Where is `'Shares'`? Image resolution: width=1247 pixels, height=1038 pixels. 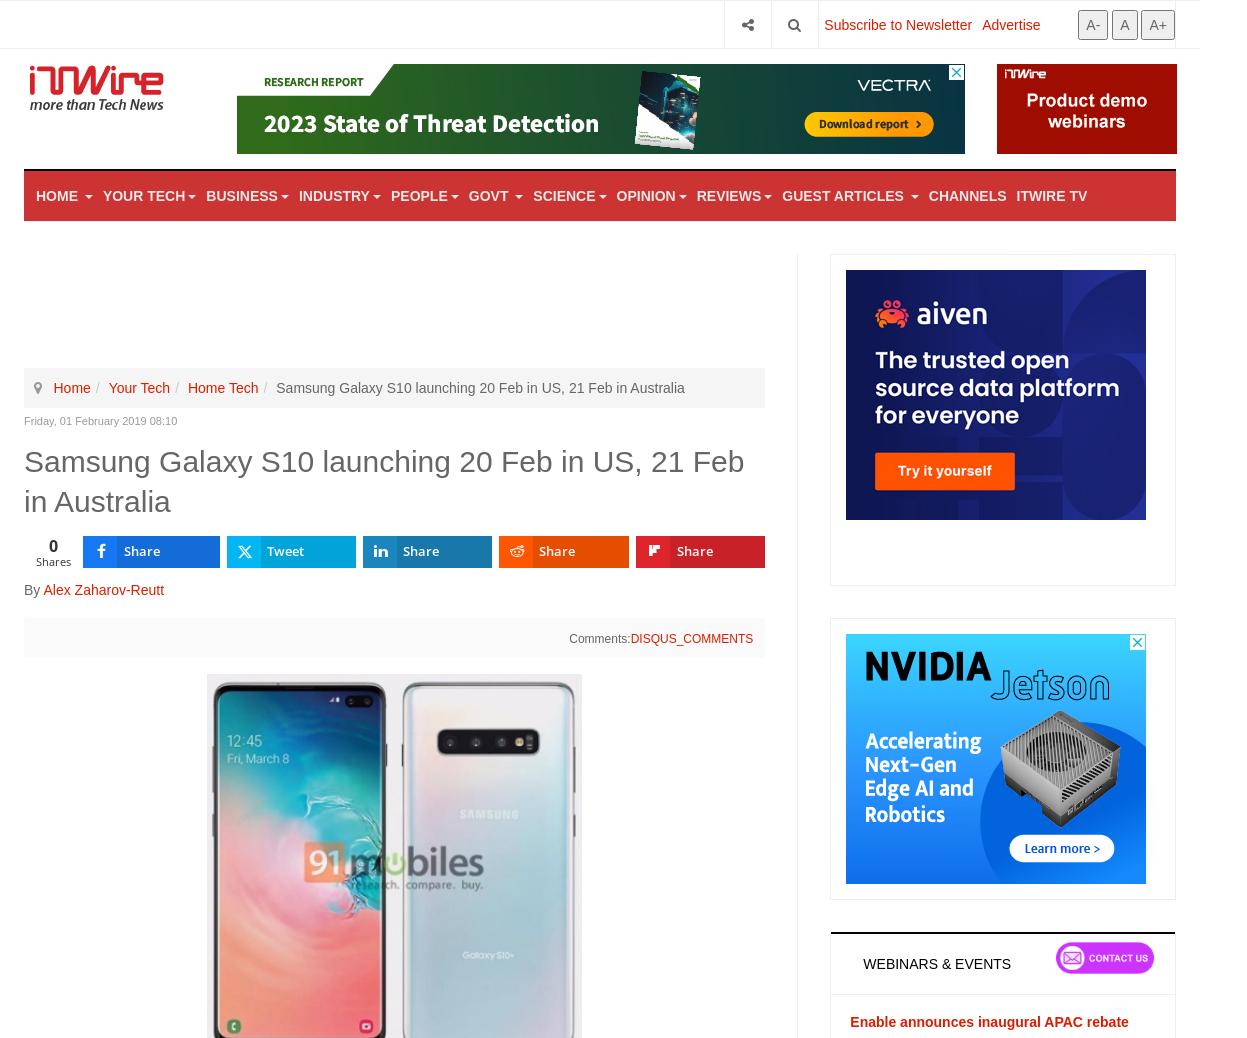 'Shares' is located at coordinates (52, 559).